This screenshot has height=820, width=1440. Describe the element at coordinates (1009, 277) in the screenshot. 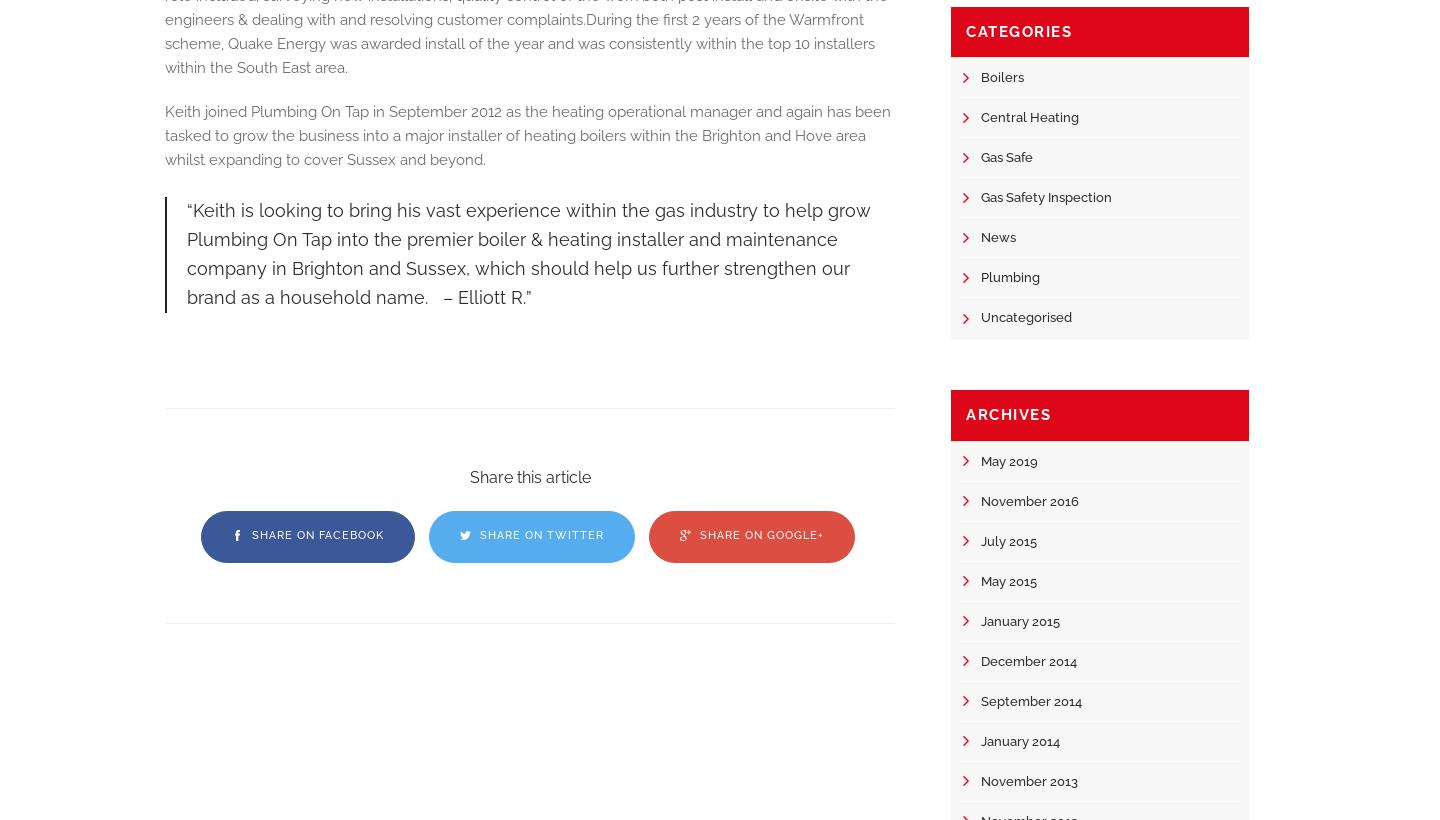

I see `'Plumbing'` at that location.